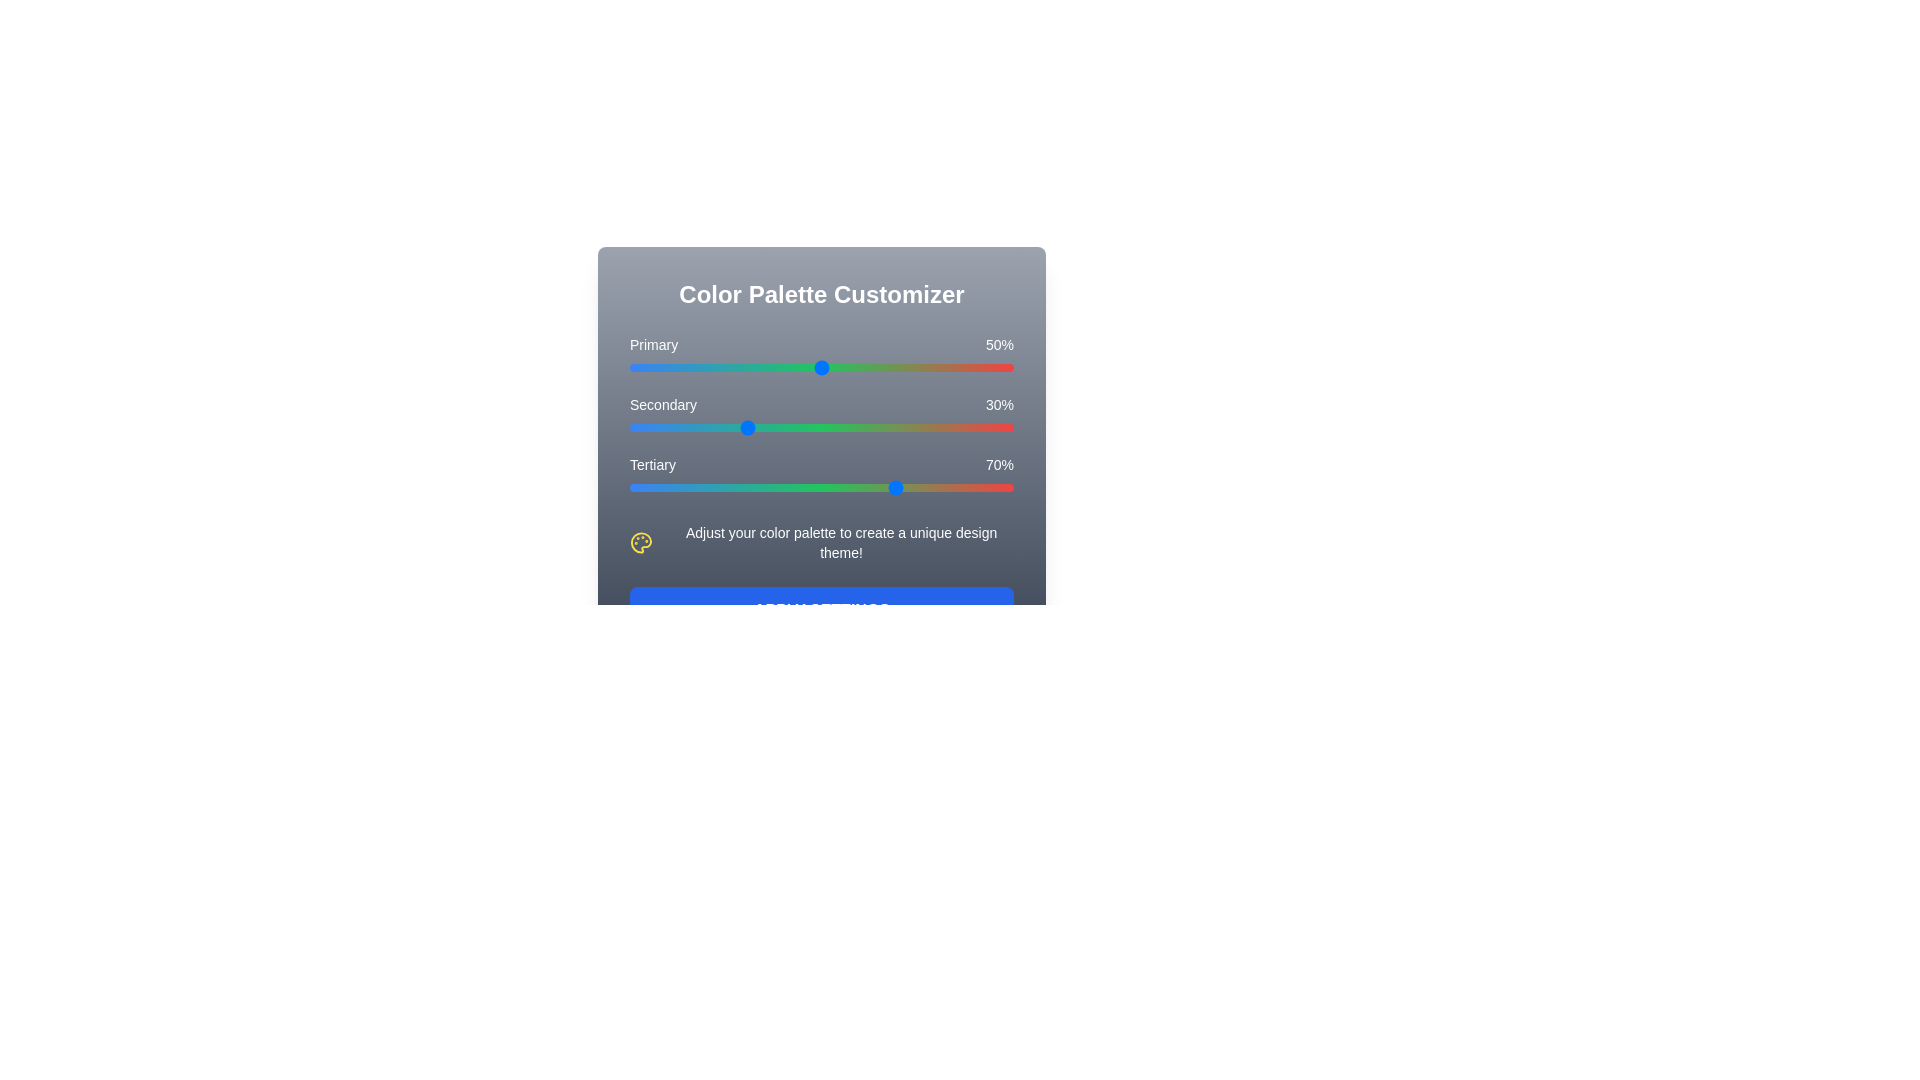 Image resolution: width=1920 pixels, height=1080 pixels. Describe the element at coordinates (901, 488) in the screenshot. I see `the tertiary color value` at that location.